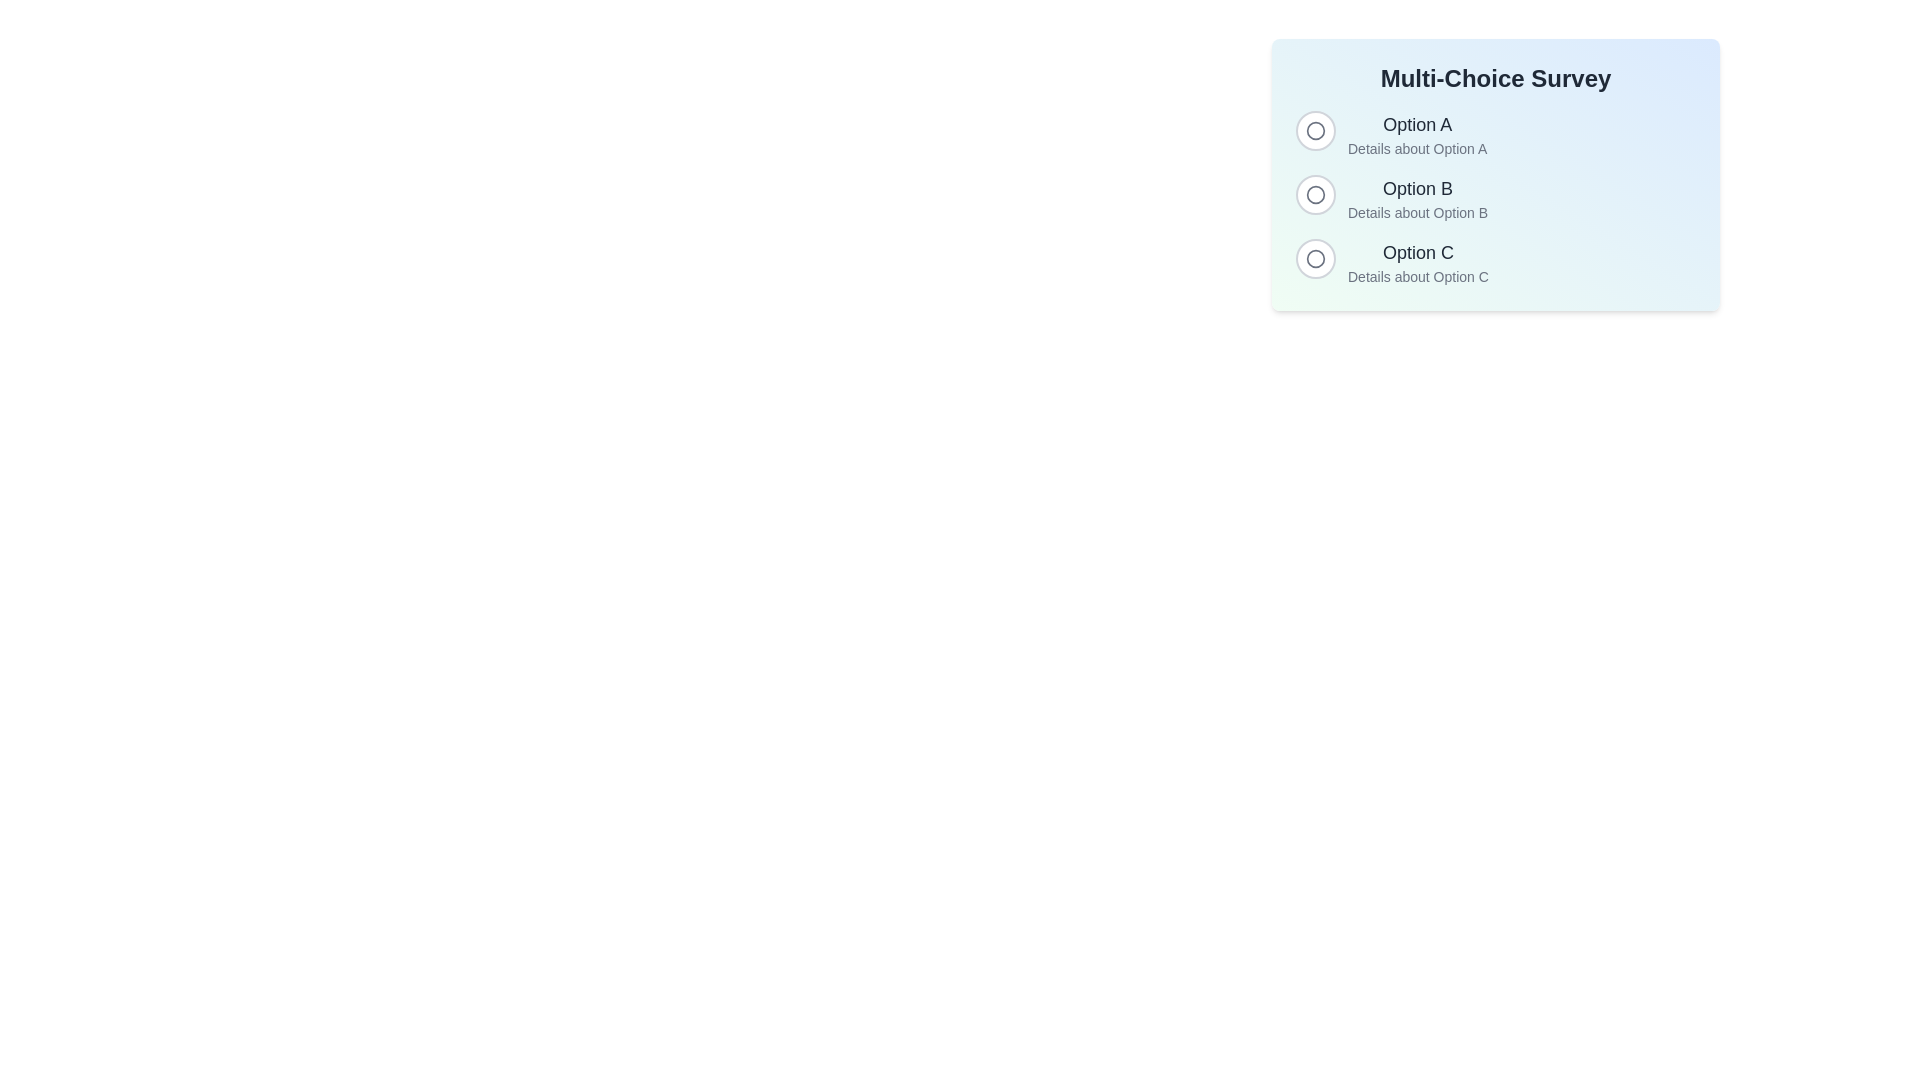 The height and width of the screenshot is (1080, 1920). Describe the element at coordinates (1417, 277) in the screenshot. I see `the text label providing additional information for 'Option C', located at the bottom right of the interface card beneath the heading 'Option C'` at that location.